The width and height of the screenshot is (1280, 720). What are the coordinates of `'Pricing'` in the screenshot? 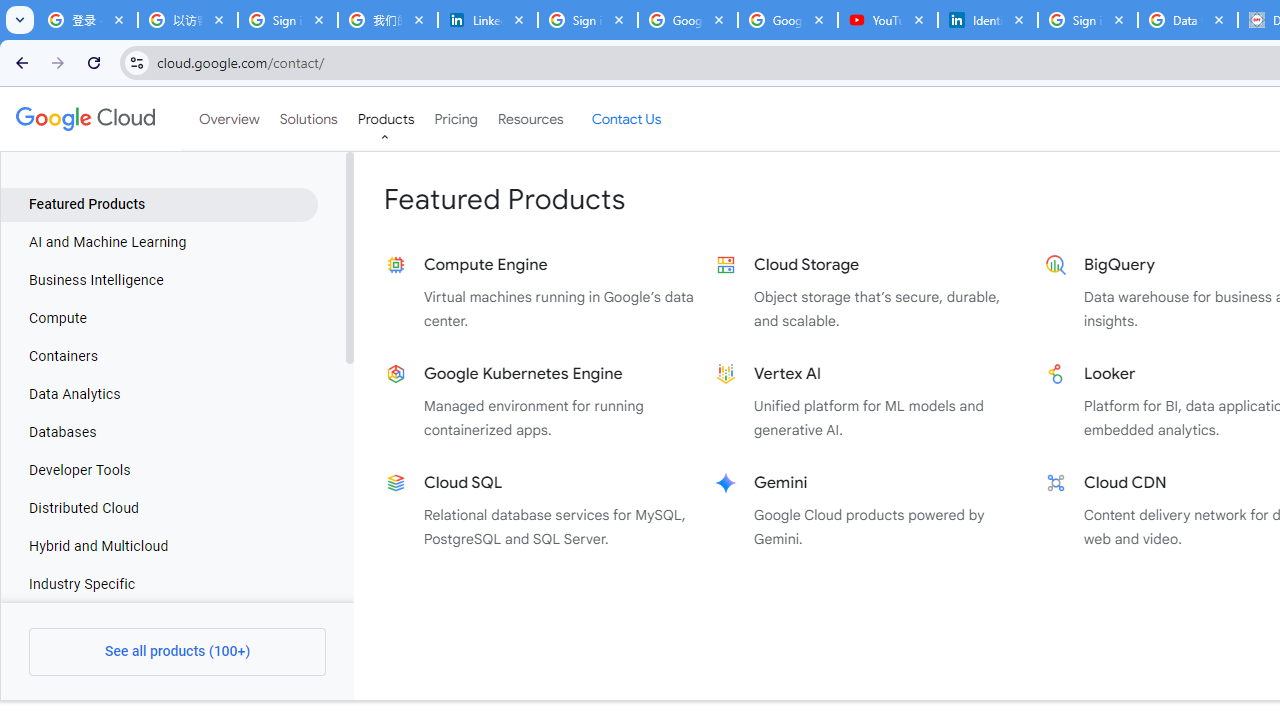 It's located at (454, 119).